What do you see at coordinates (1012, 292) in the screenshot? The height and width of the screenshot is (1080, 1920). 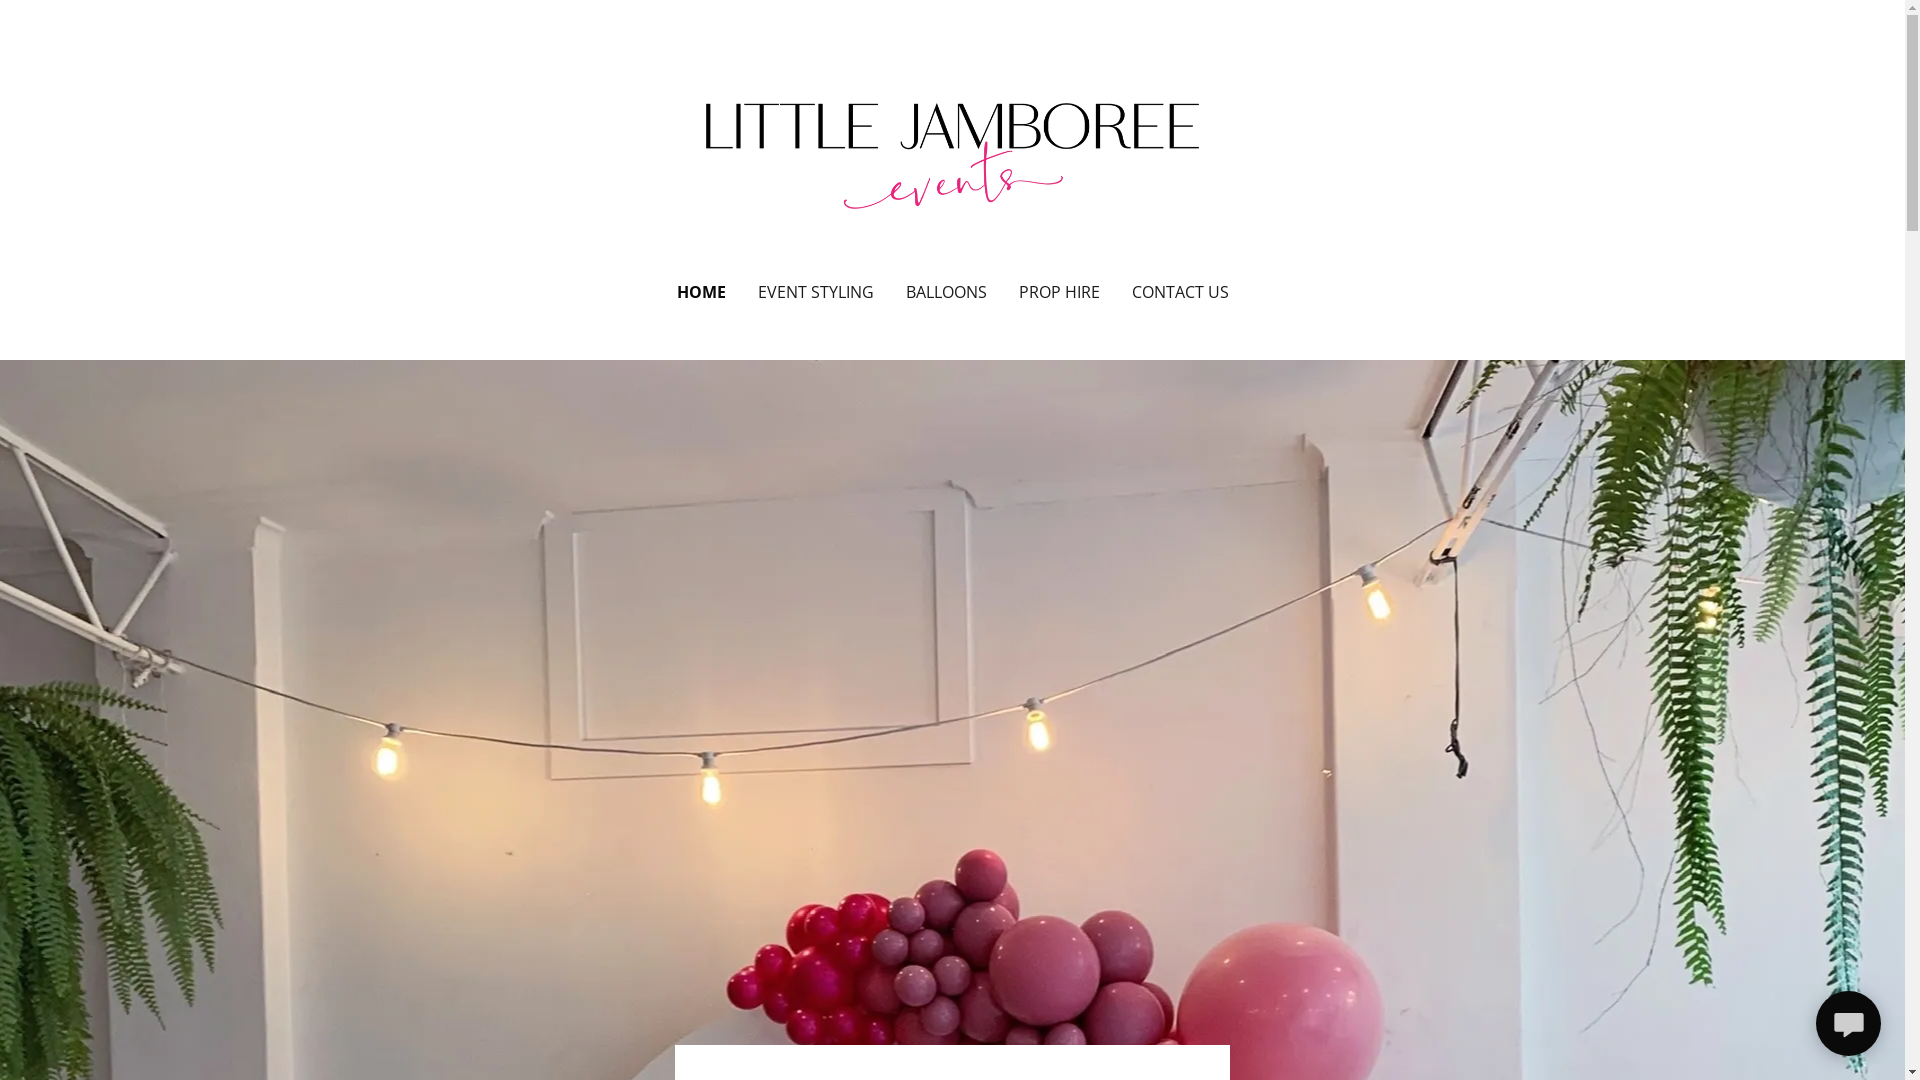 I see `'PROP HIRE'` at bounding box center [1012, 292].